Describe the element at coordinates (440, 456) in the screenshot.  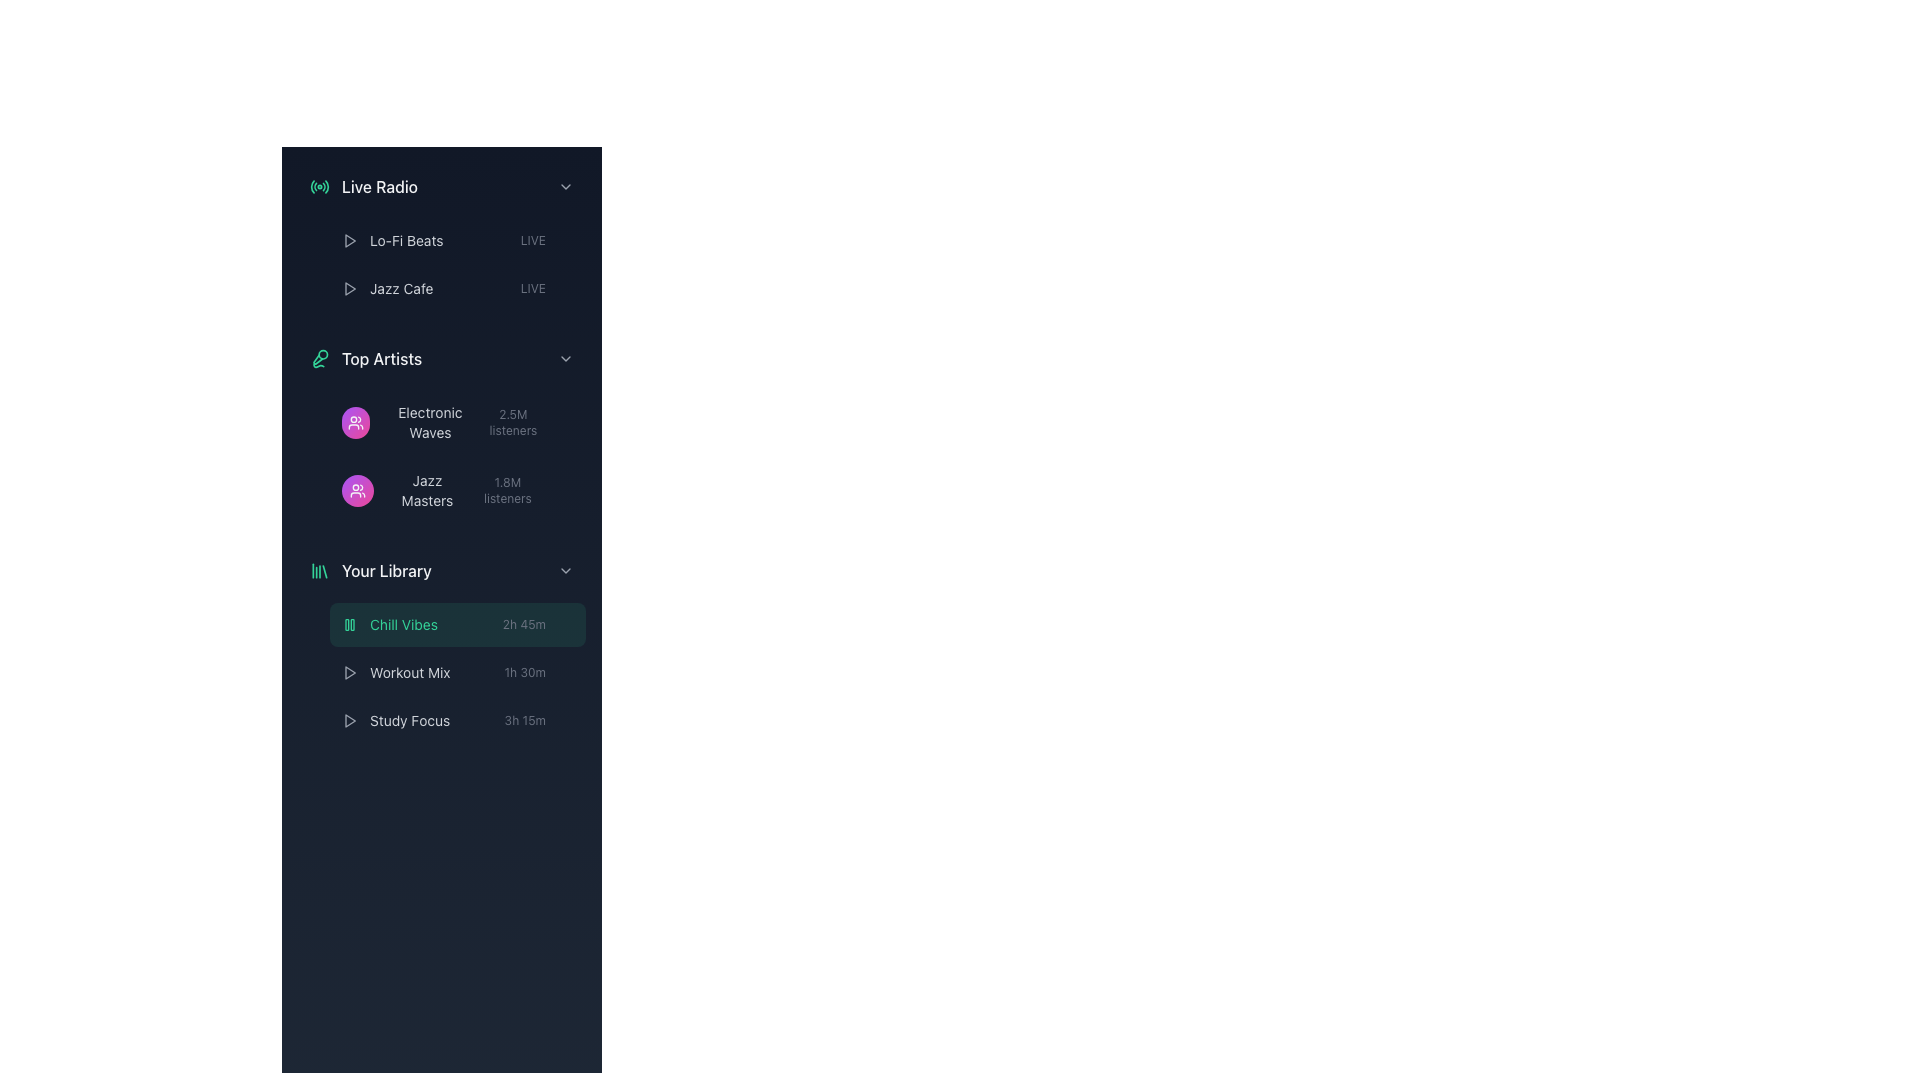
I see `the second navigation item in the 'Top Artists' section` at that location.